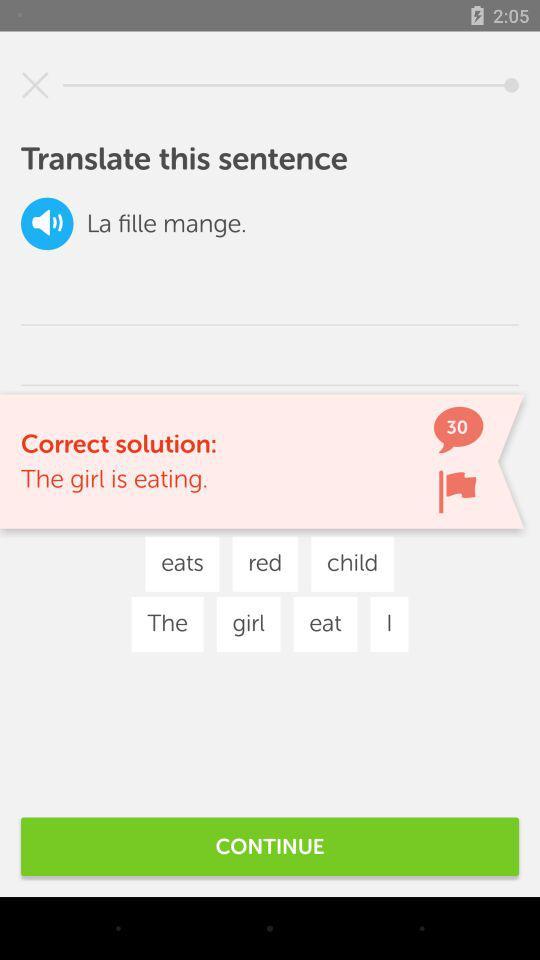 The height and width of the screenshot is (960, 540). Describe the element at coordinates (47, 223) in the screenshot. I see `mute` at that location.